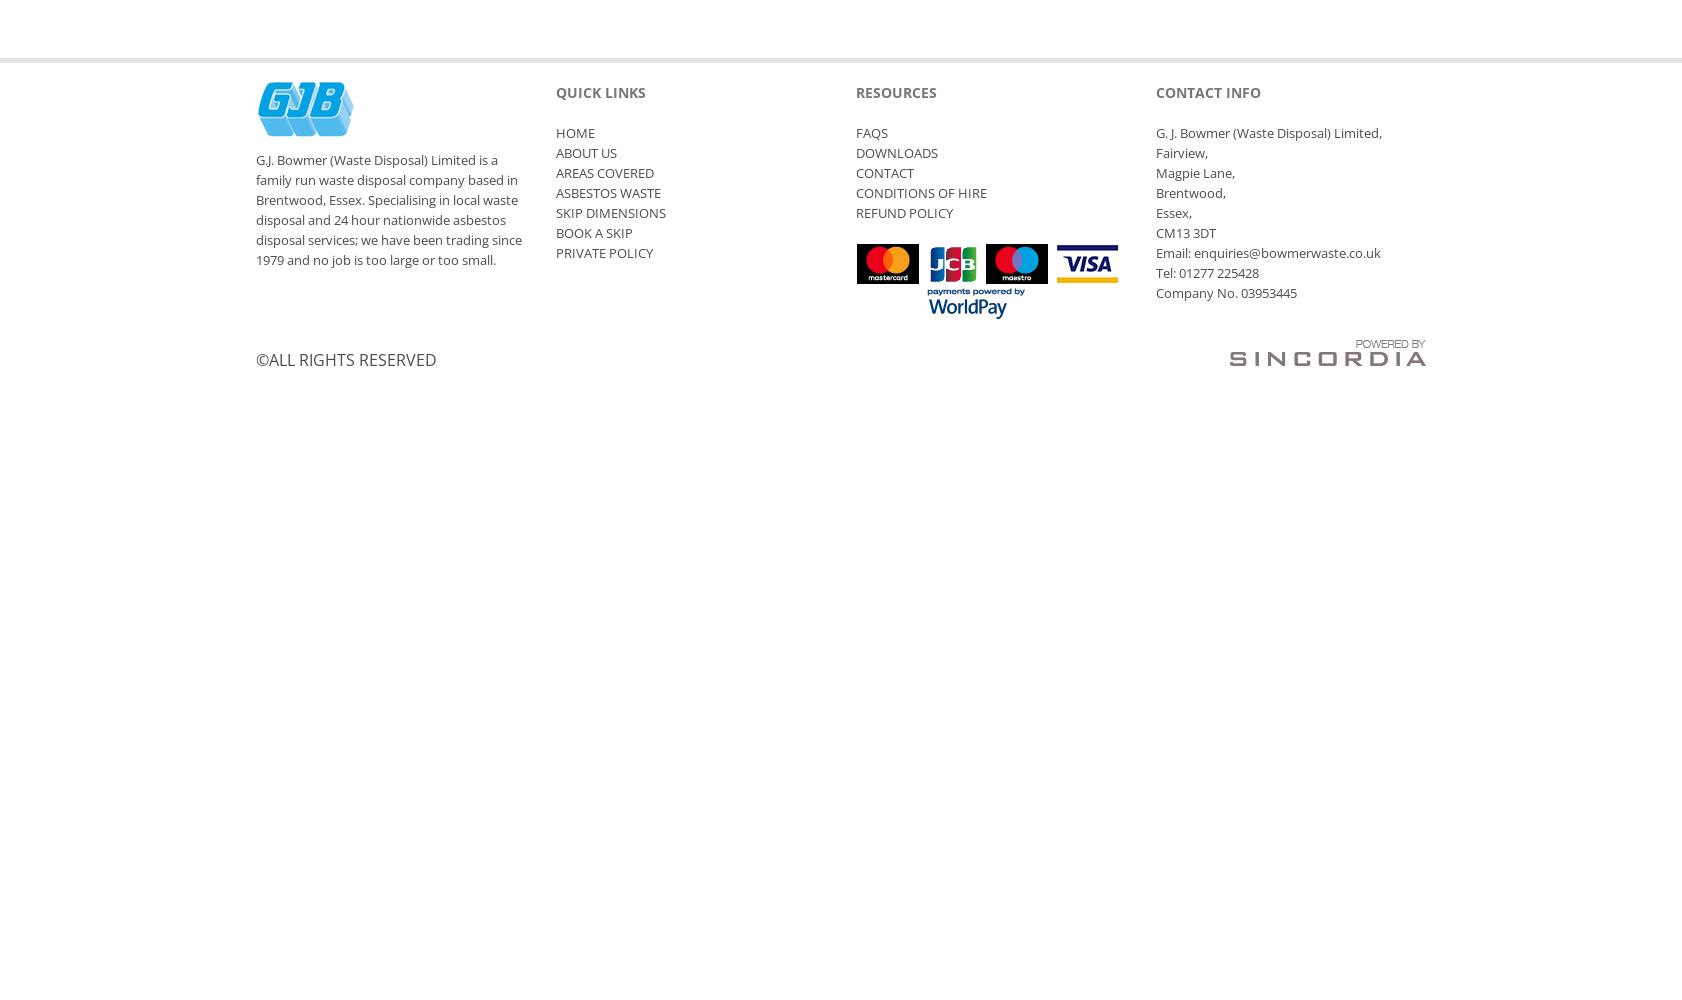 The height and width of the screenshot is (1000, 1682). I want to click on 'Book a Skip', so click(594, 232).